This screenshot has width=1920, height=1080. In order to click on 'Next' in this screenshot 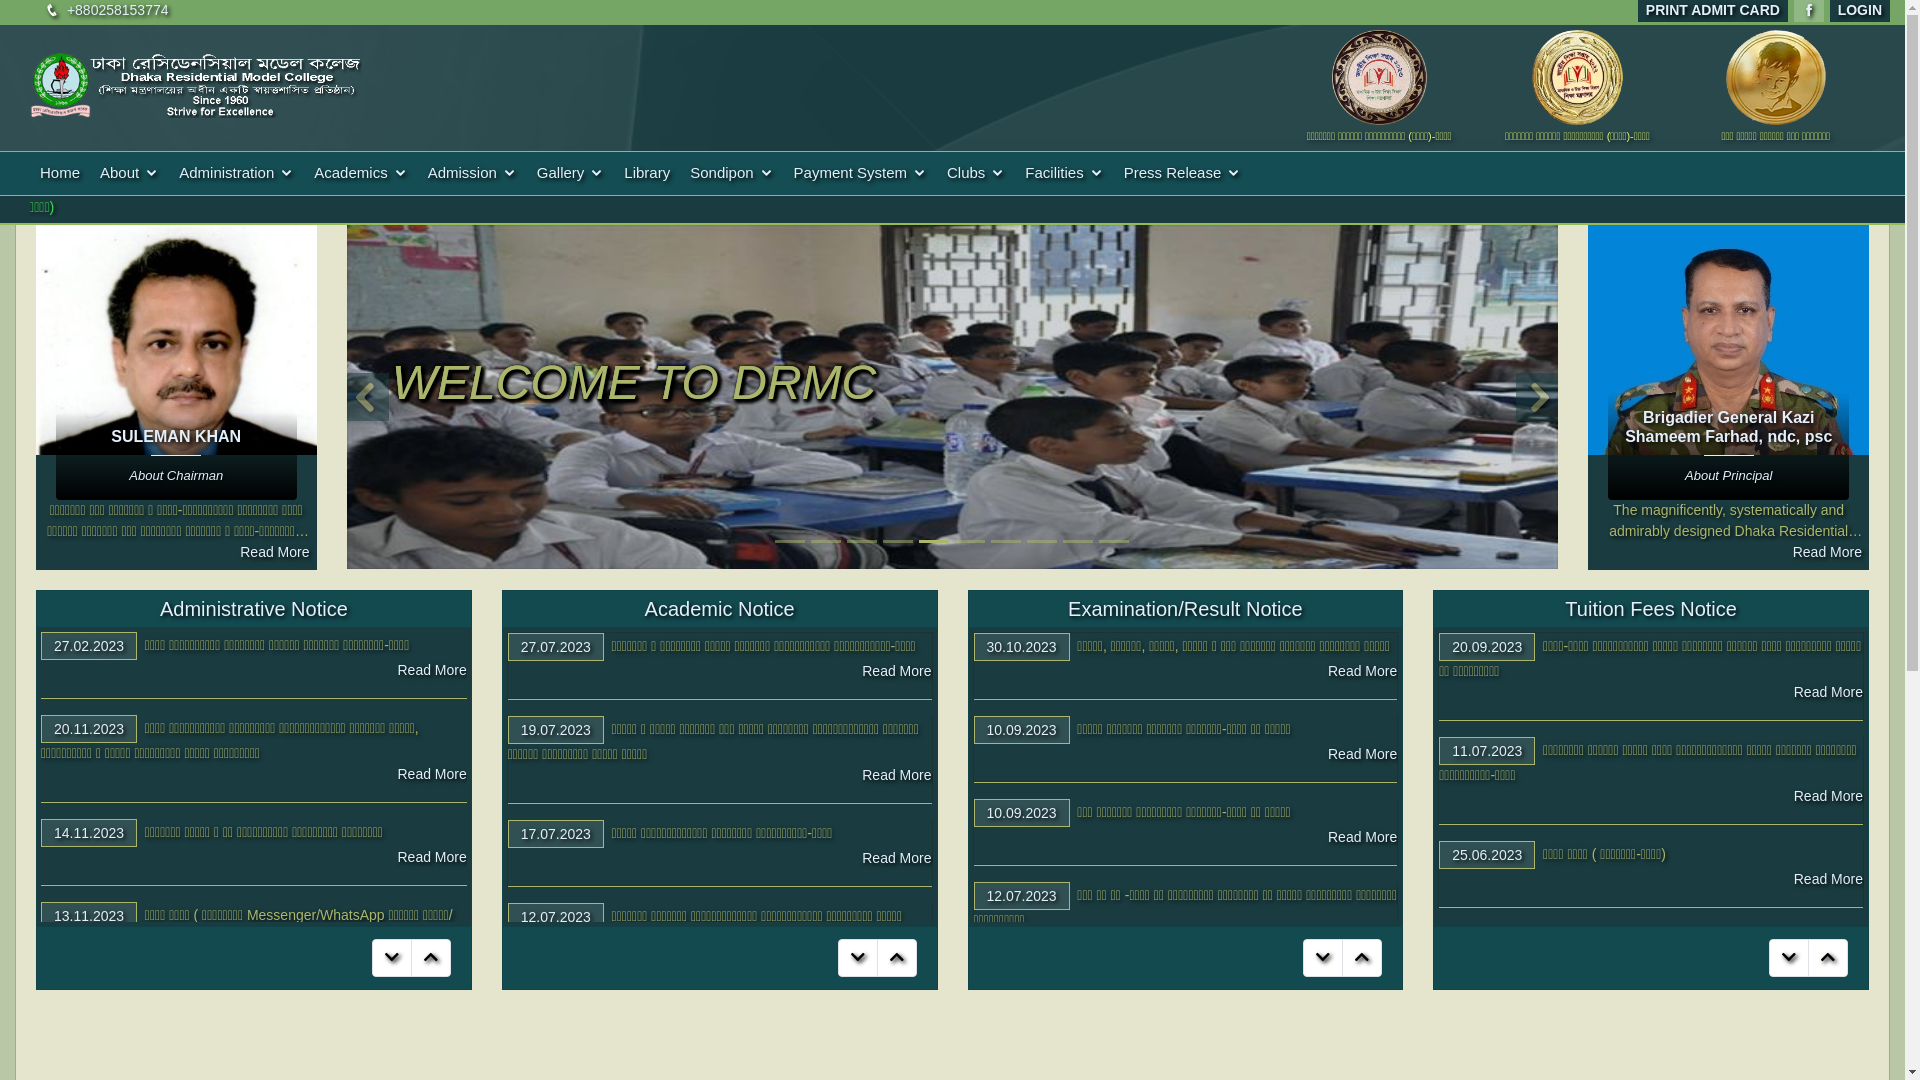, I will do `click(1539, 397)`.